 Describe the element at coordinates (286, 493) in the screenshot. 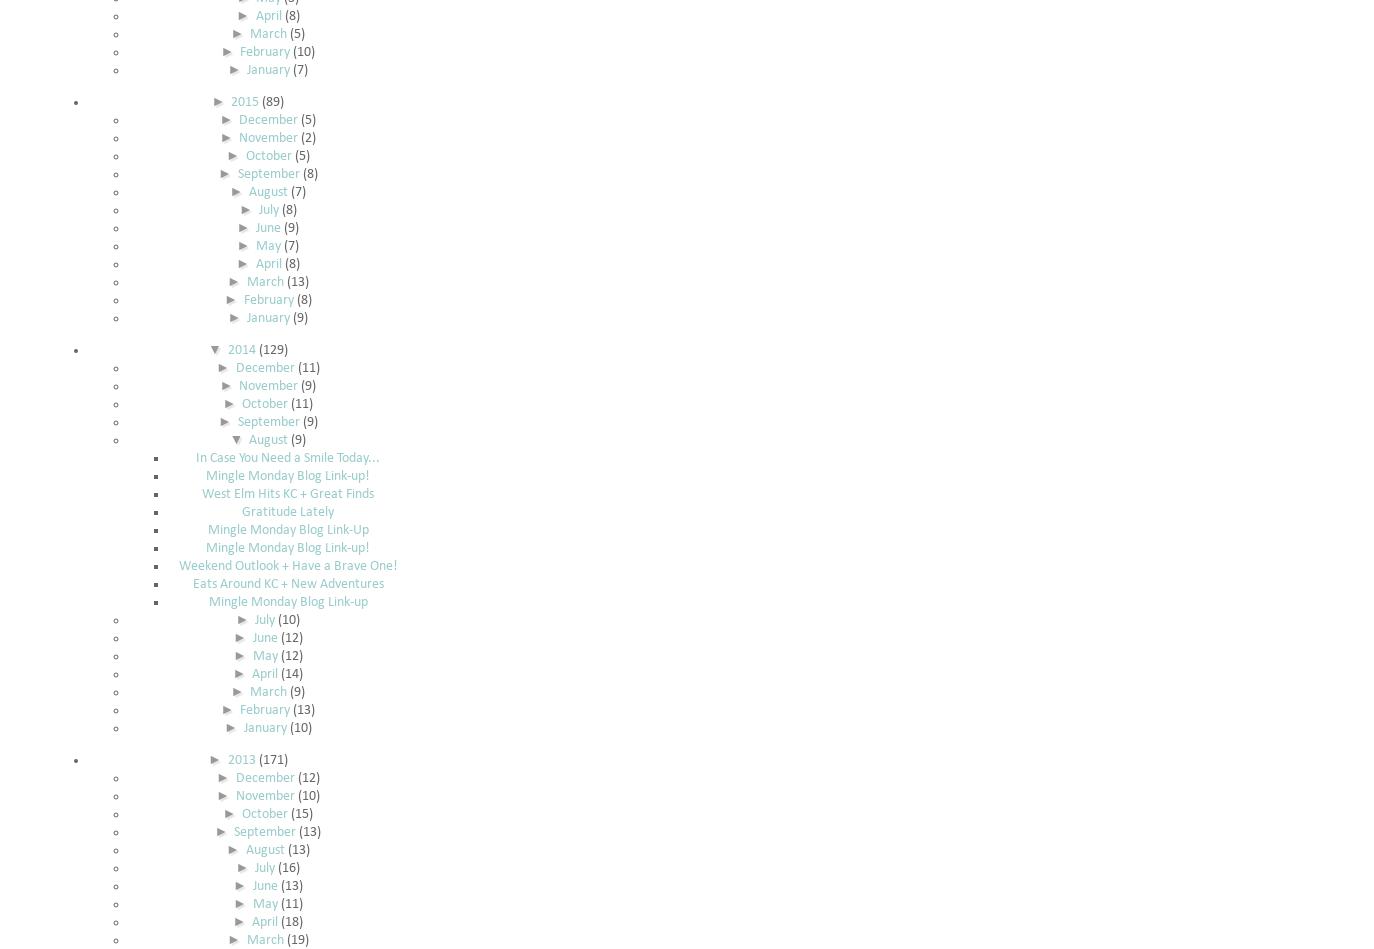

I see `'West Elm Hits KC + Great Finds'` at that location.